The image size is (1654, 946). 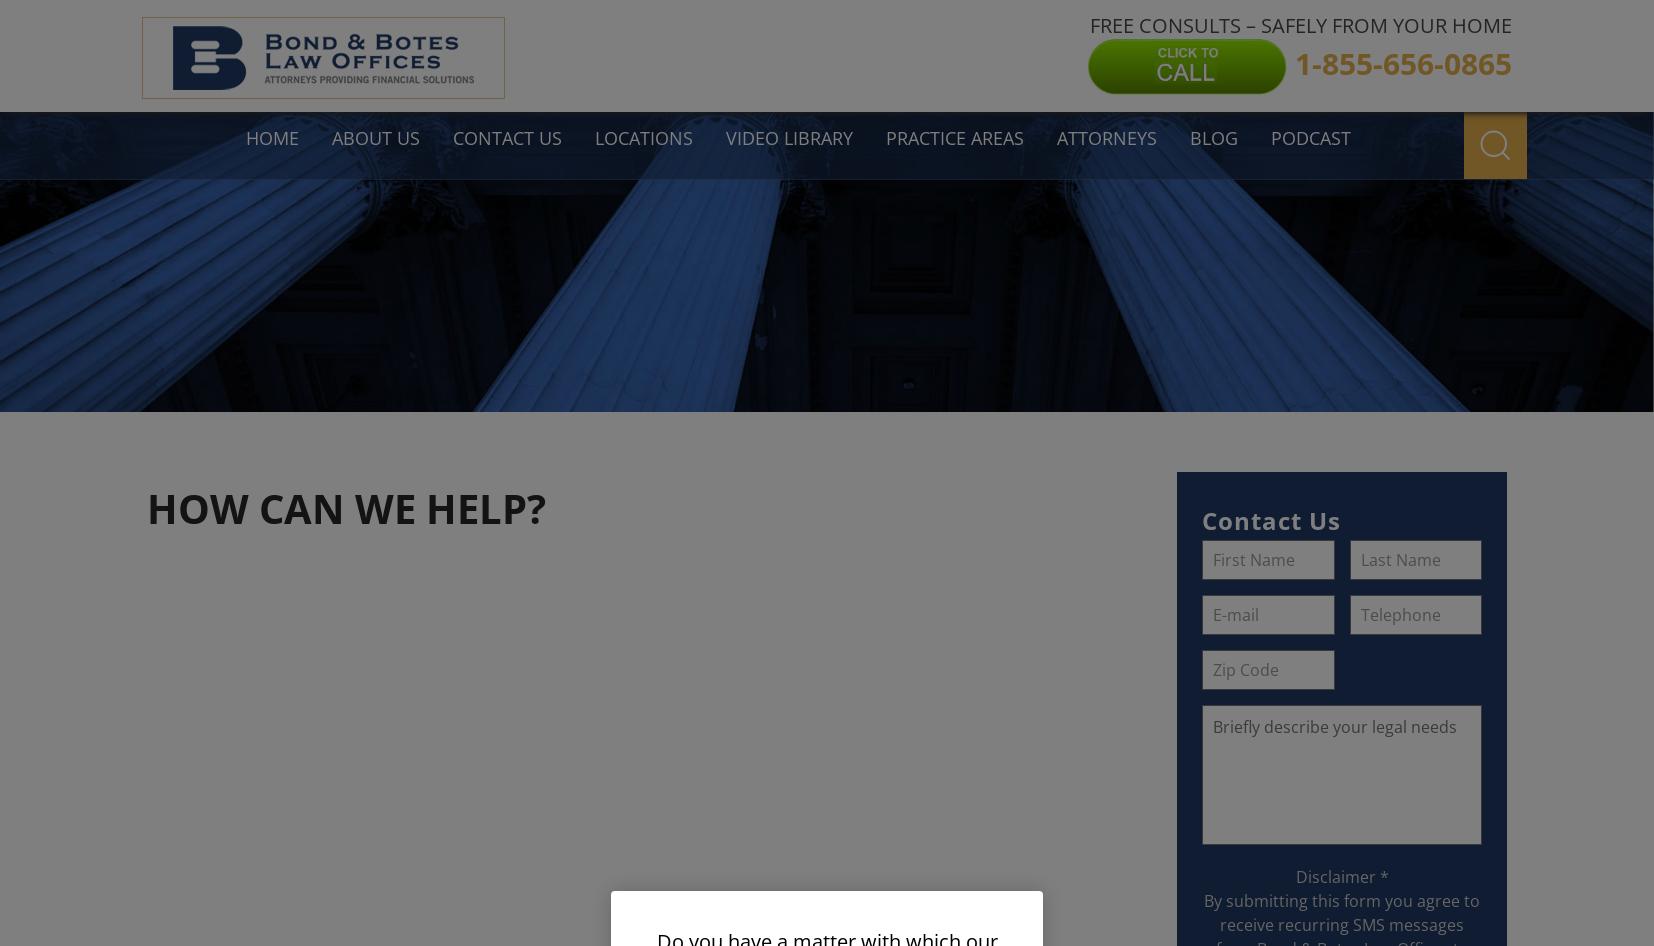 I want to click on 'FREE CONSULTS – SAFELY FROM YOUR HOME', so click(x=1300, y=25).